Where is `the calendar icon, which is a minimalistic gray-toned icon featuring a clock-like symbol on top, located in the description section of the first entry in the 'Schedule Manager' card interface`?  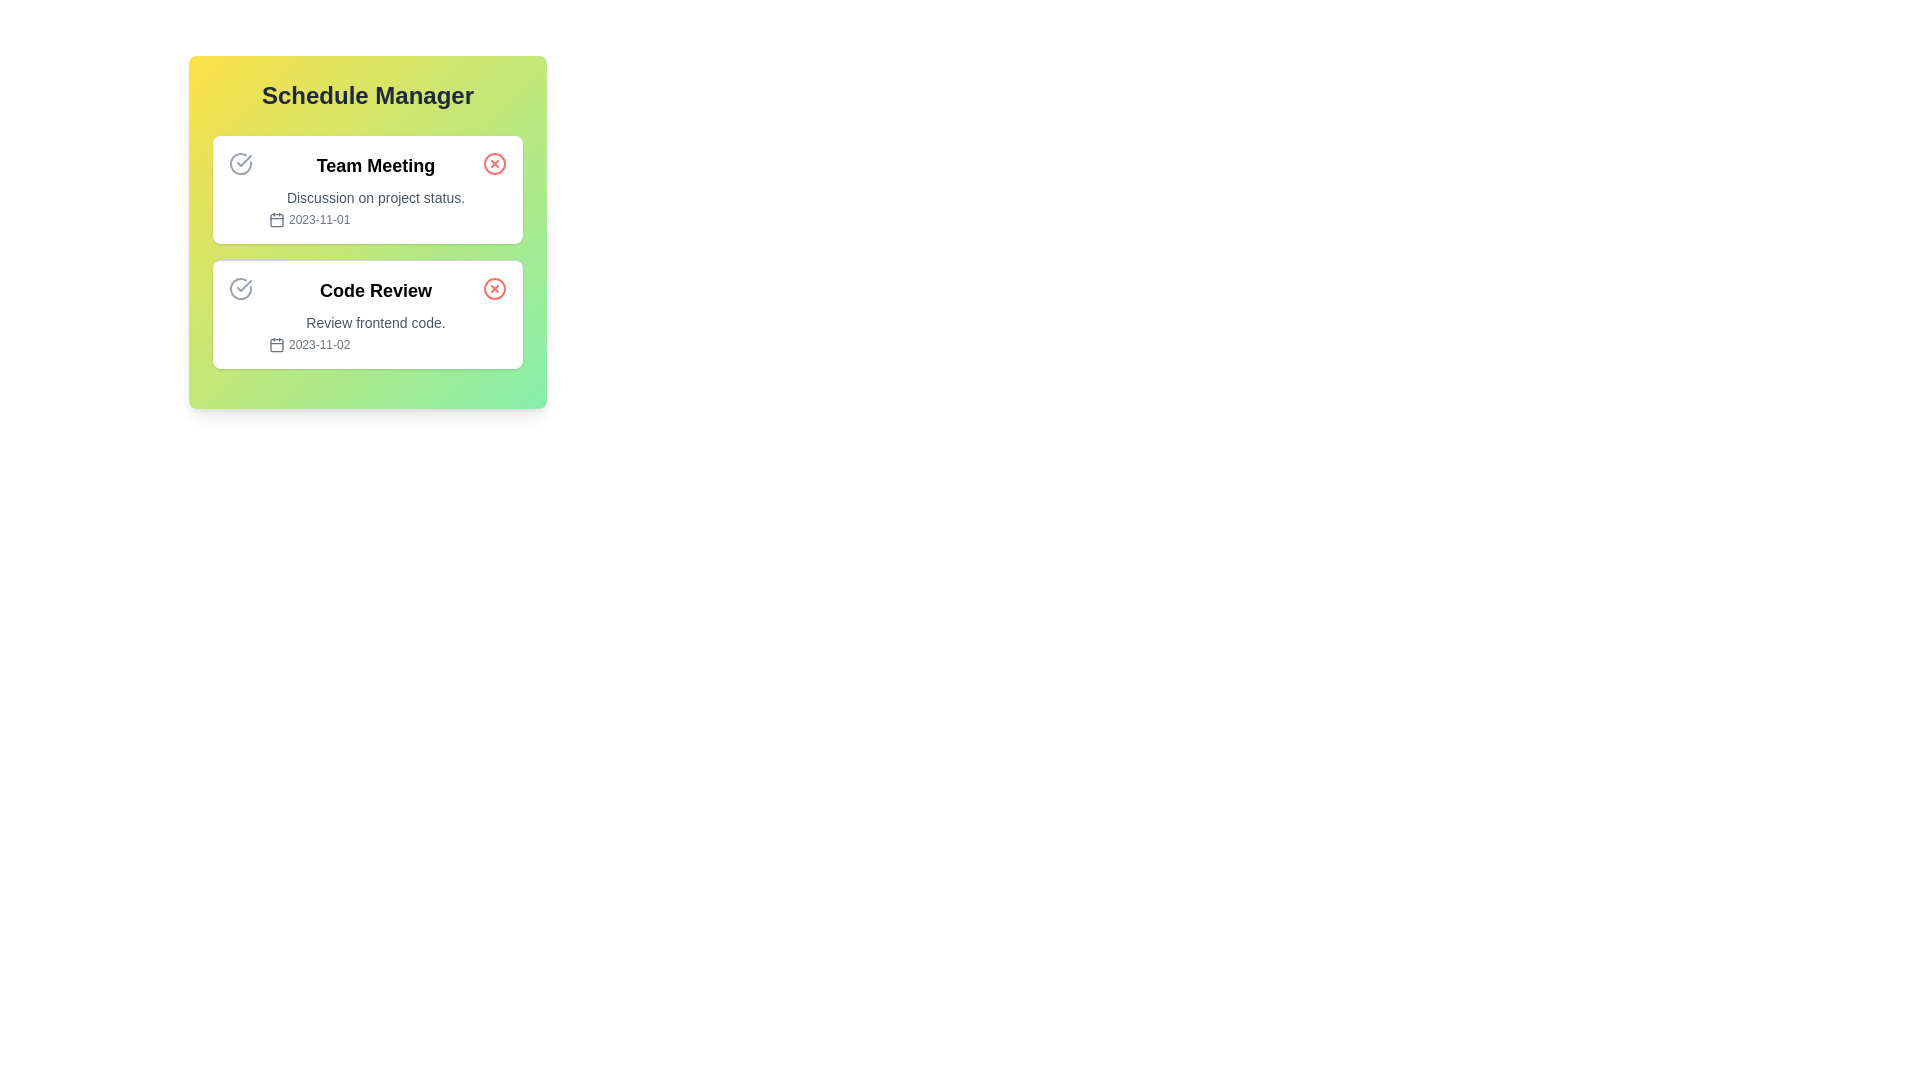 the calendar icon, which is a minimalistic gray-toned icon featuring a clock-like symbol on top, located in the description section of the first entry in the 'Schedule Manager' card interface is located at coordinates (276, 219).